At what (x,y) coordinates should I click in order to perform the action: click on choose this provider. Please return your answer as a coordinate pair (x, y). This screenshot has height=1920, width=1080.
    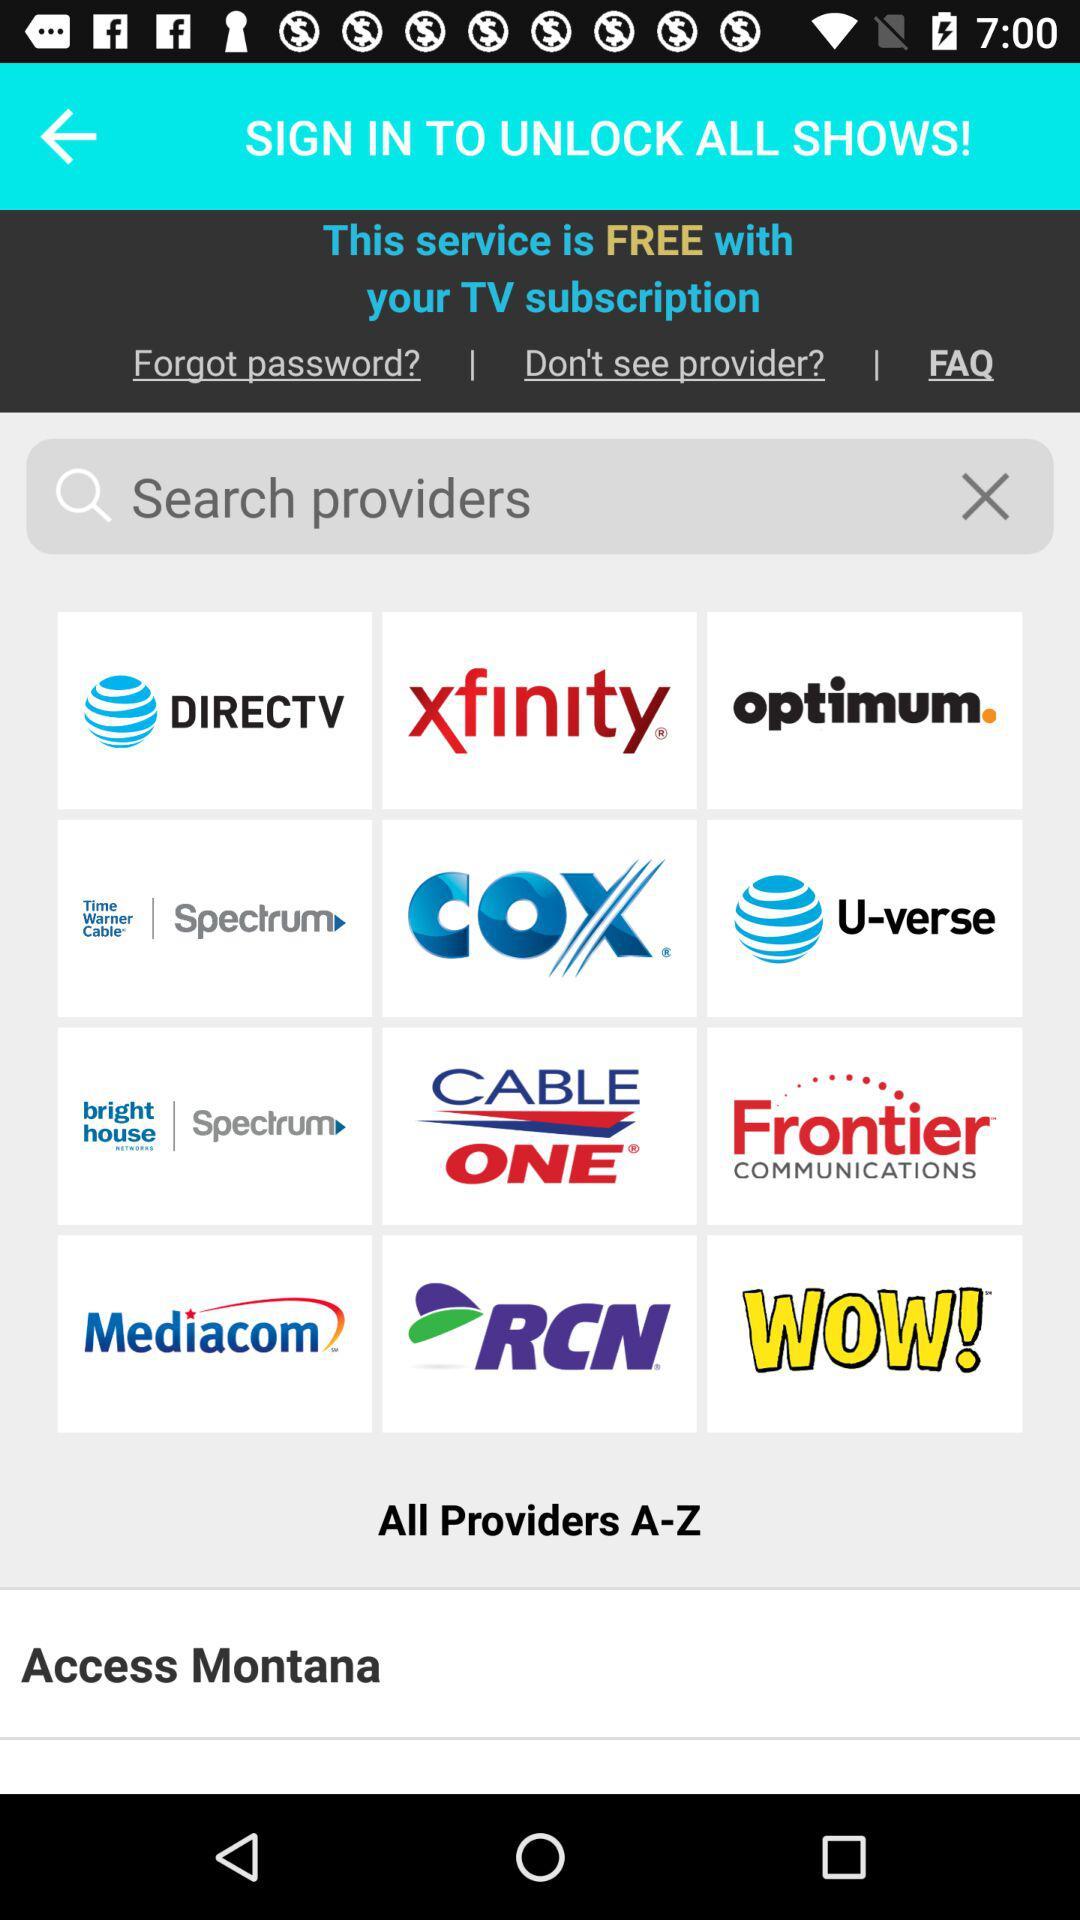
    Looking at the image, I should click on (863, 1333).